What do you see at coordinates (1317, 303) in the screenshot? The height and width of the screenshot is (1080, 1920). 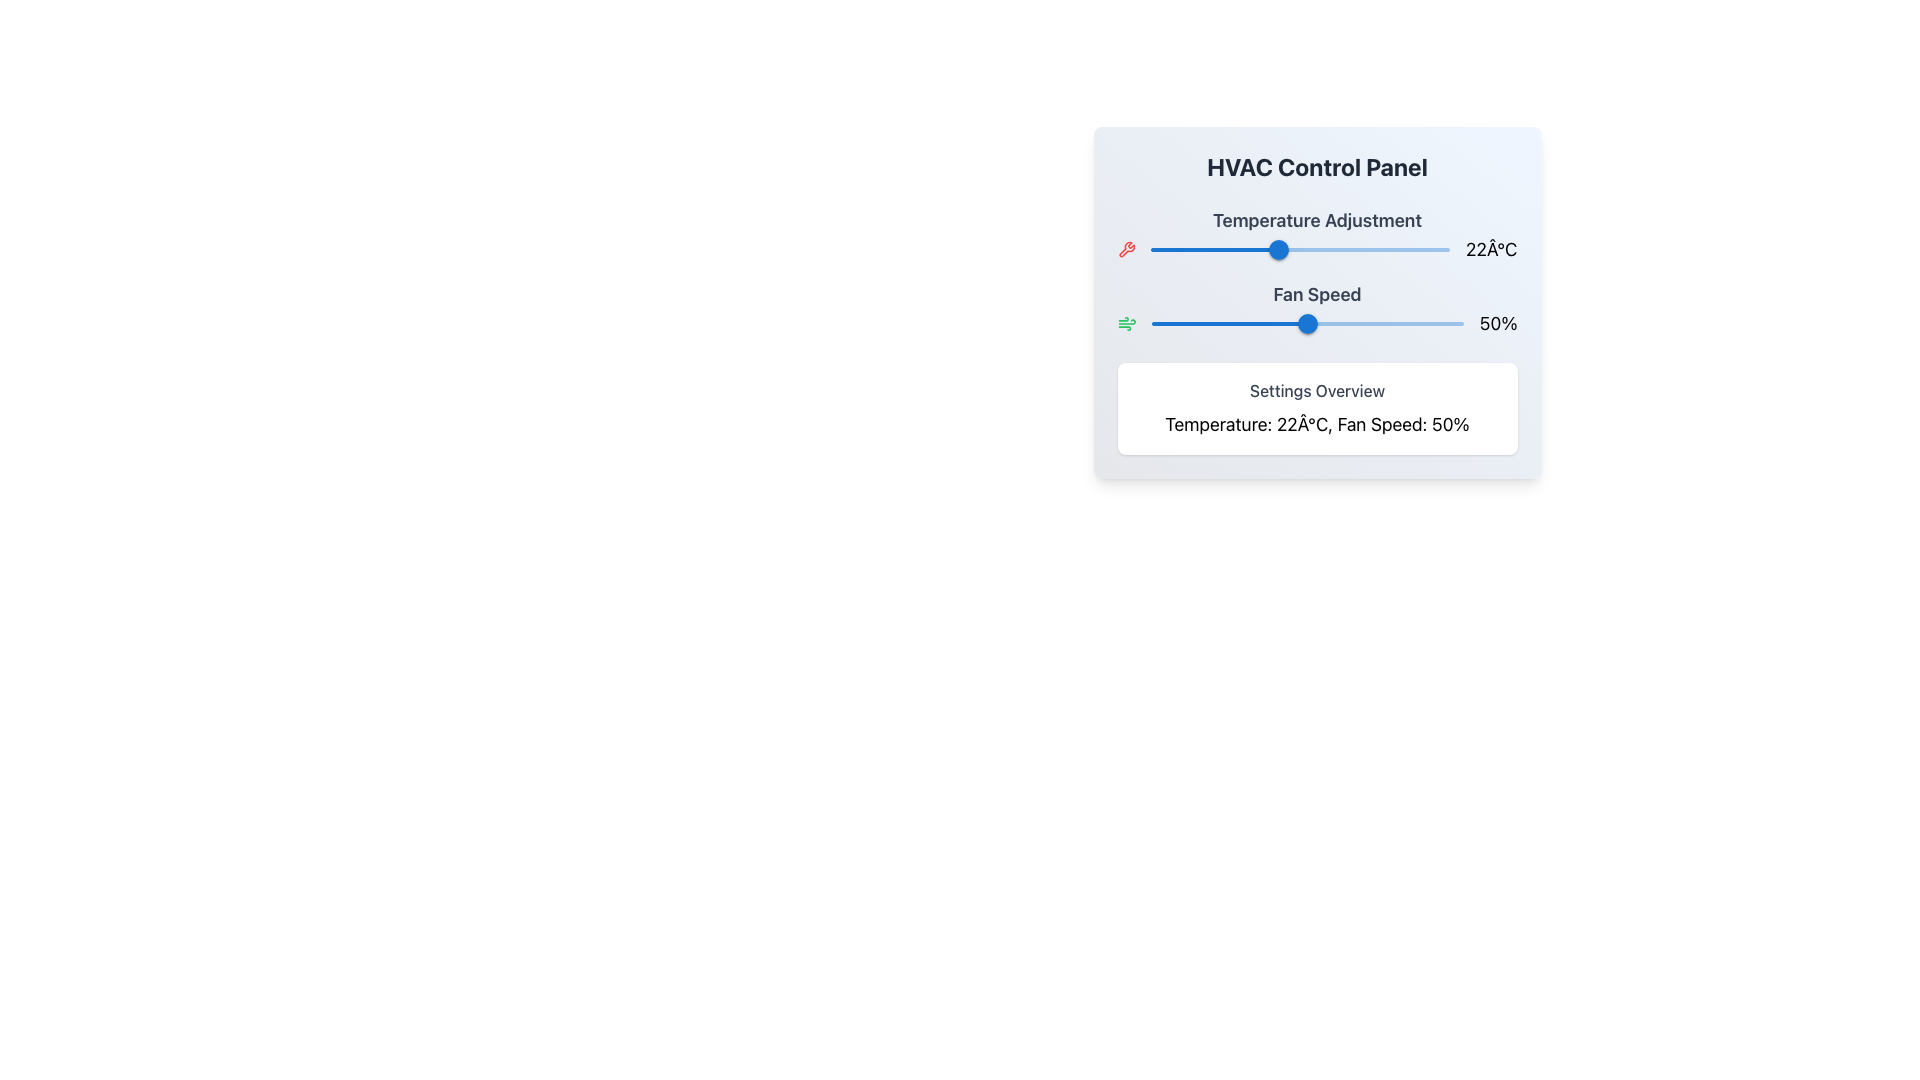 I see `the HVAC Control Panel element, which is centrally aligned below the 'HVAC Control Panel' title and above the settings overview` at bounding box center [1317, 303].